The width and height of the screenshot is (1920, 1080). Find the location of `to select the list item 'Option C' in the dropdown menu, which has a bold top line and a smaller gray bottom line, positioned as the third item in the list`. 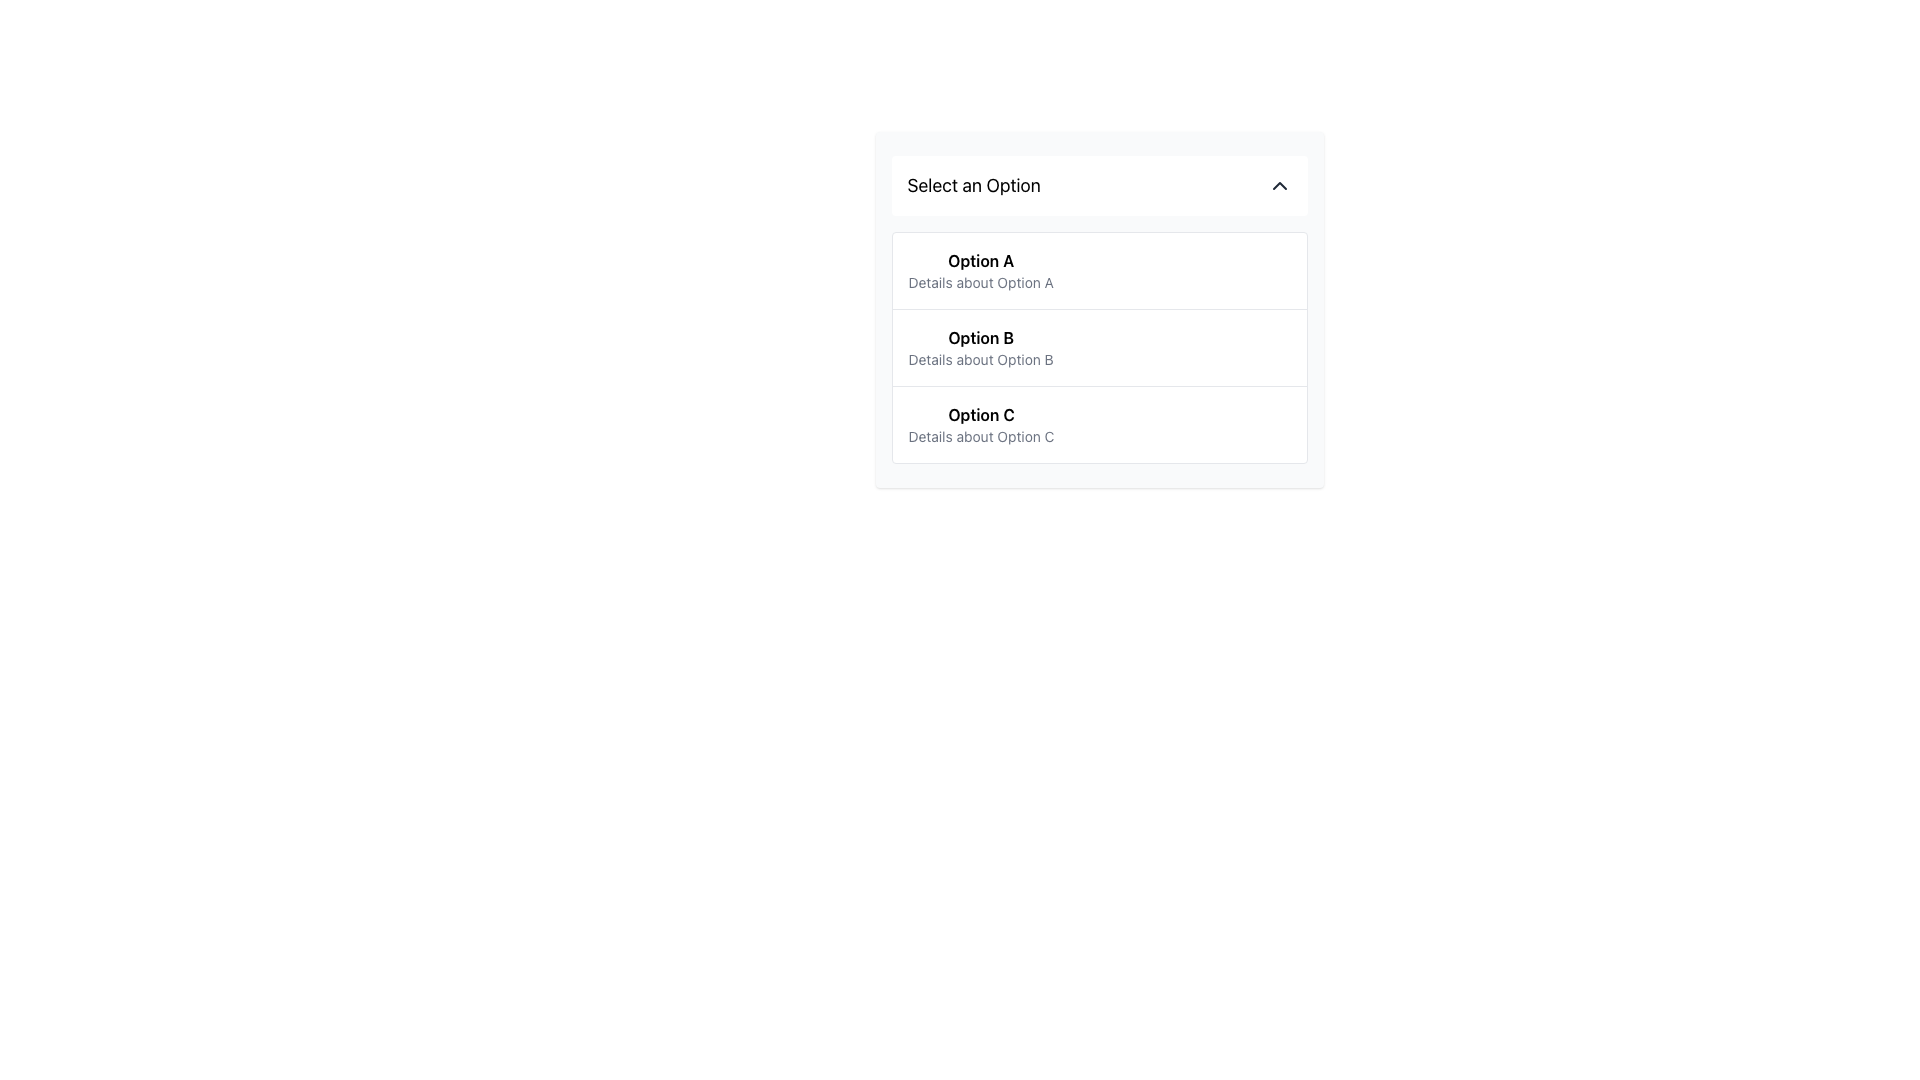

to select the list item 'Option C' in the dropdown menu, which has a bold top line and a smaller gray bottom line, positioned as the third item in the list is located at coordinates (981, 423).